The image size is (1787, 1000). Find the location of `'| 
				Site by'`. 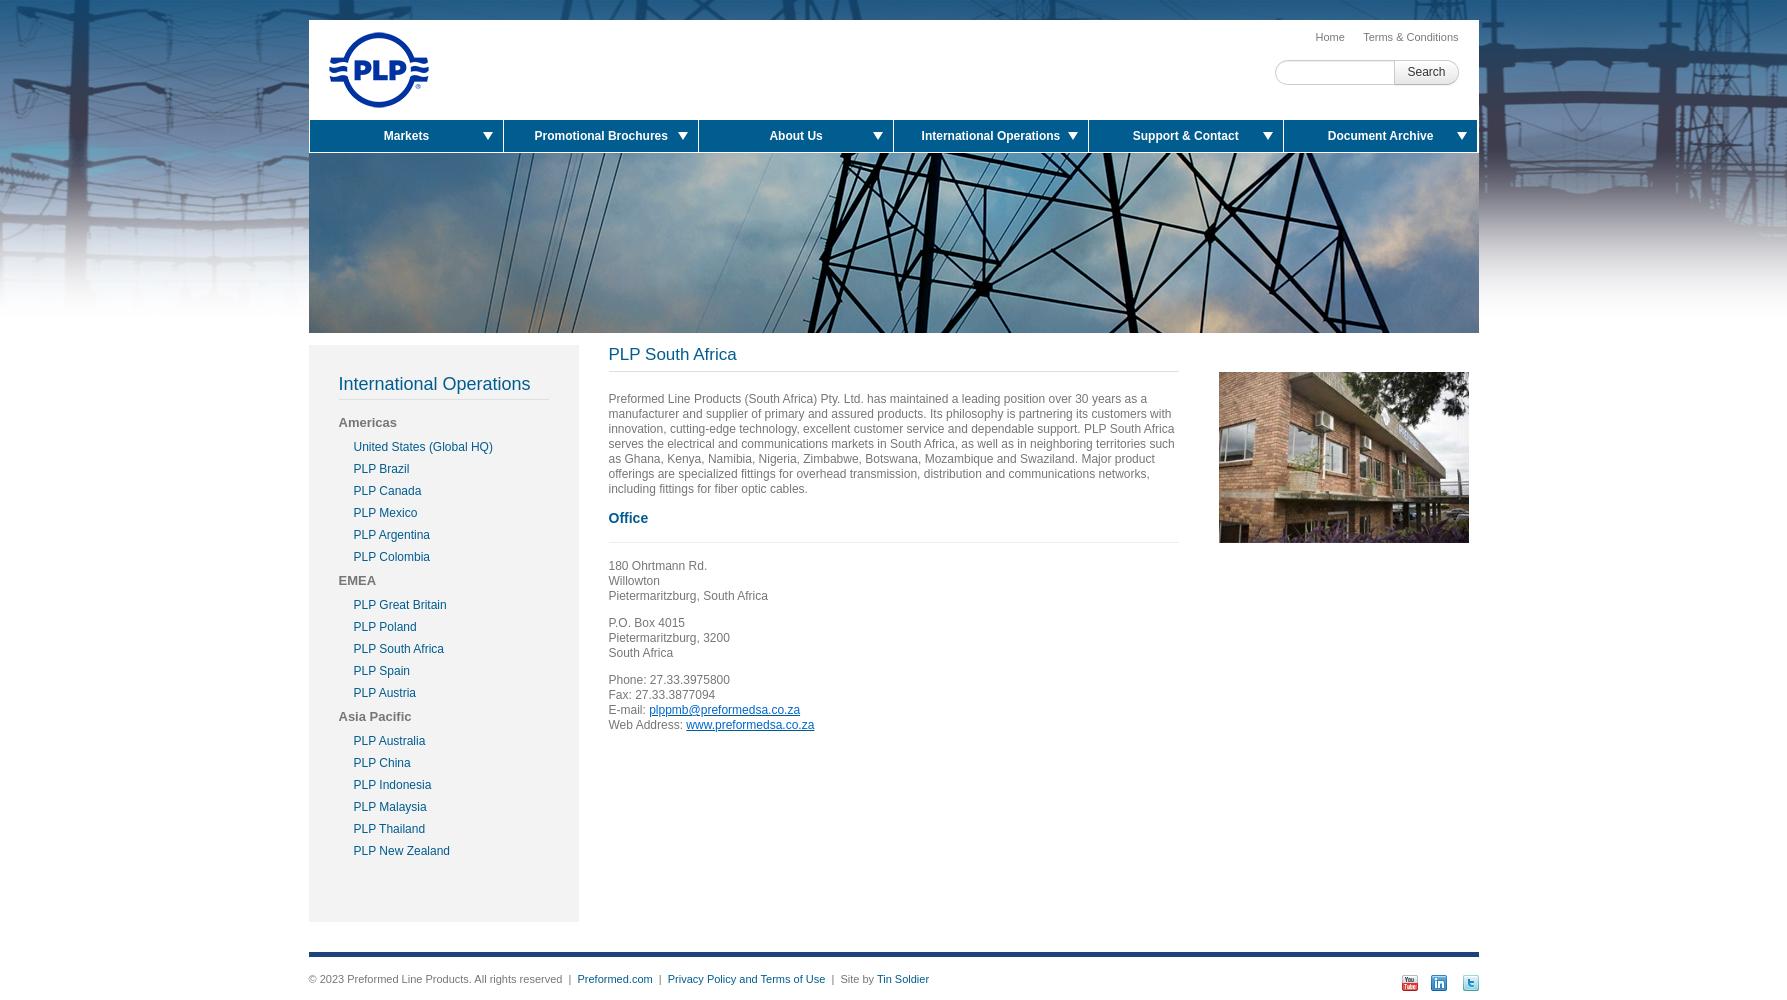

'| 
				Site by' is located at coordinates (825, 978).